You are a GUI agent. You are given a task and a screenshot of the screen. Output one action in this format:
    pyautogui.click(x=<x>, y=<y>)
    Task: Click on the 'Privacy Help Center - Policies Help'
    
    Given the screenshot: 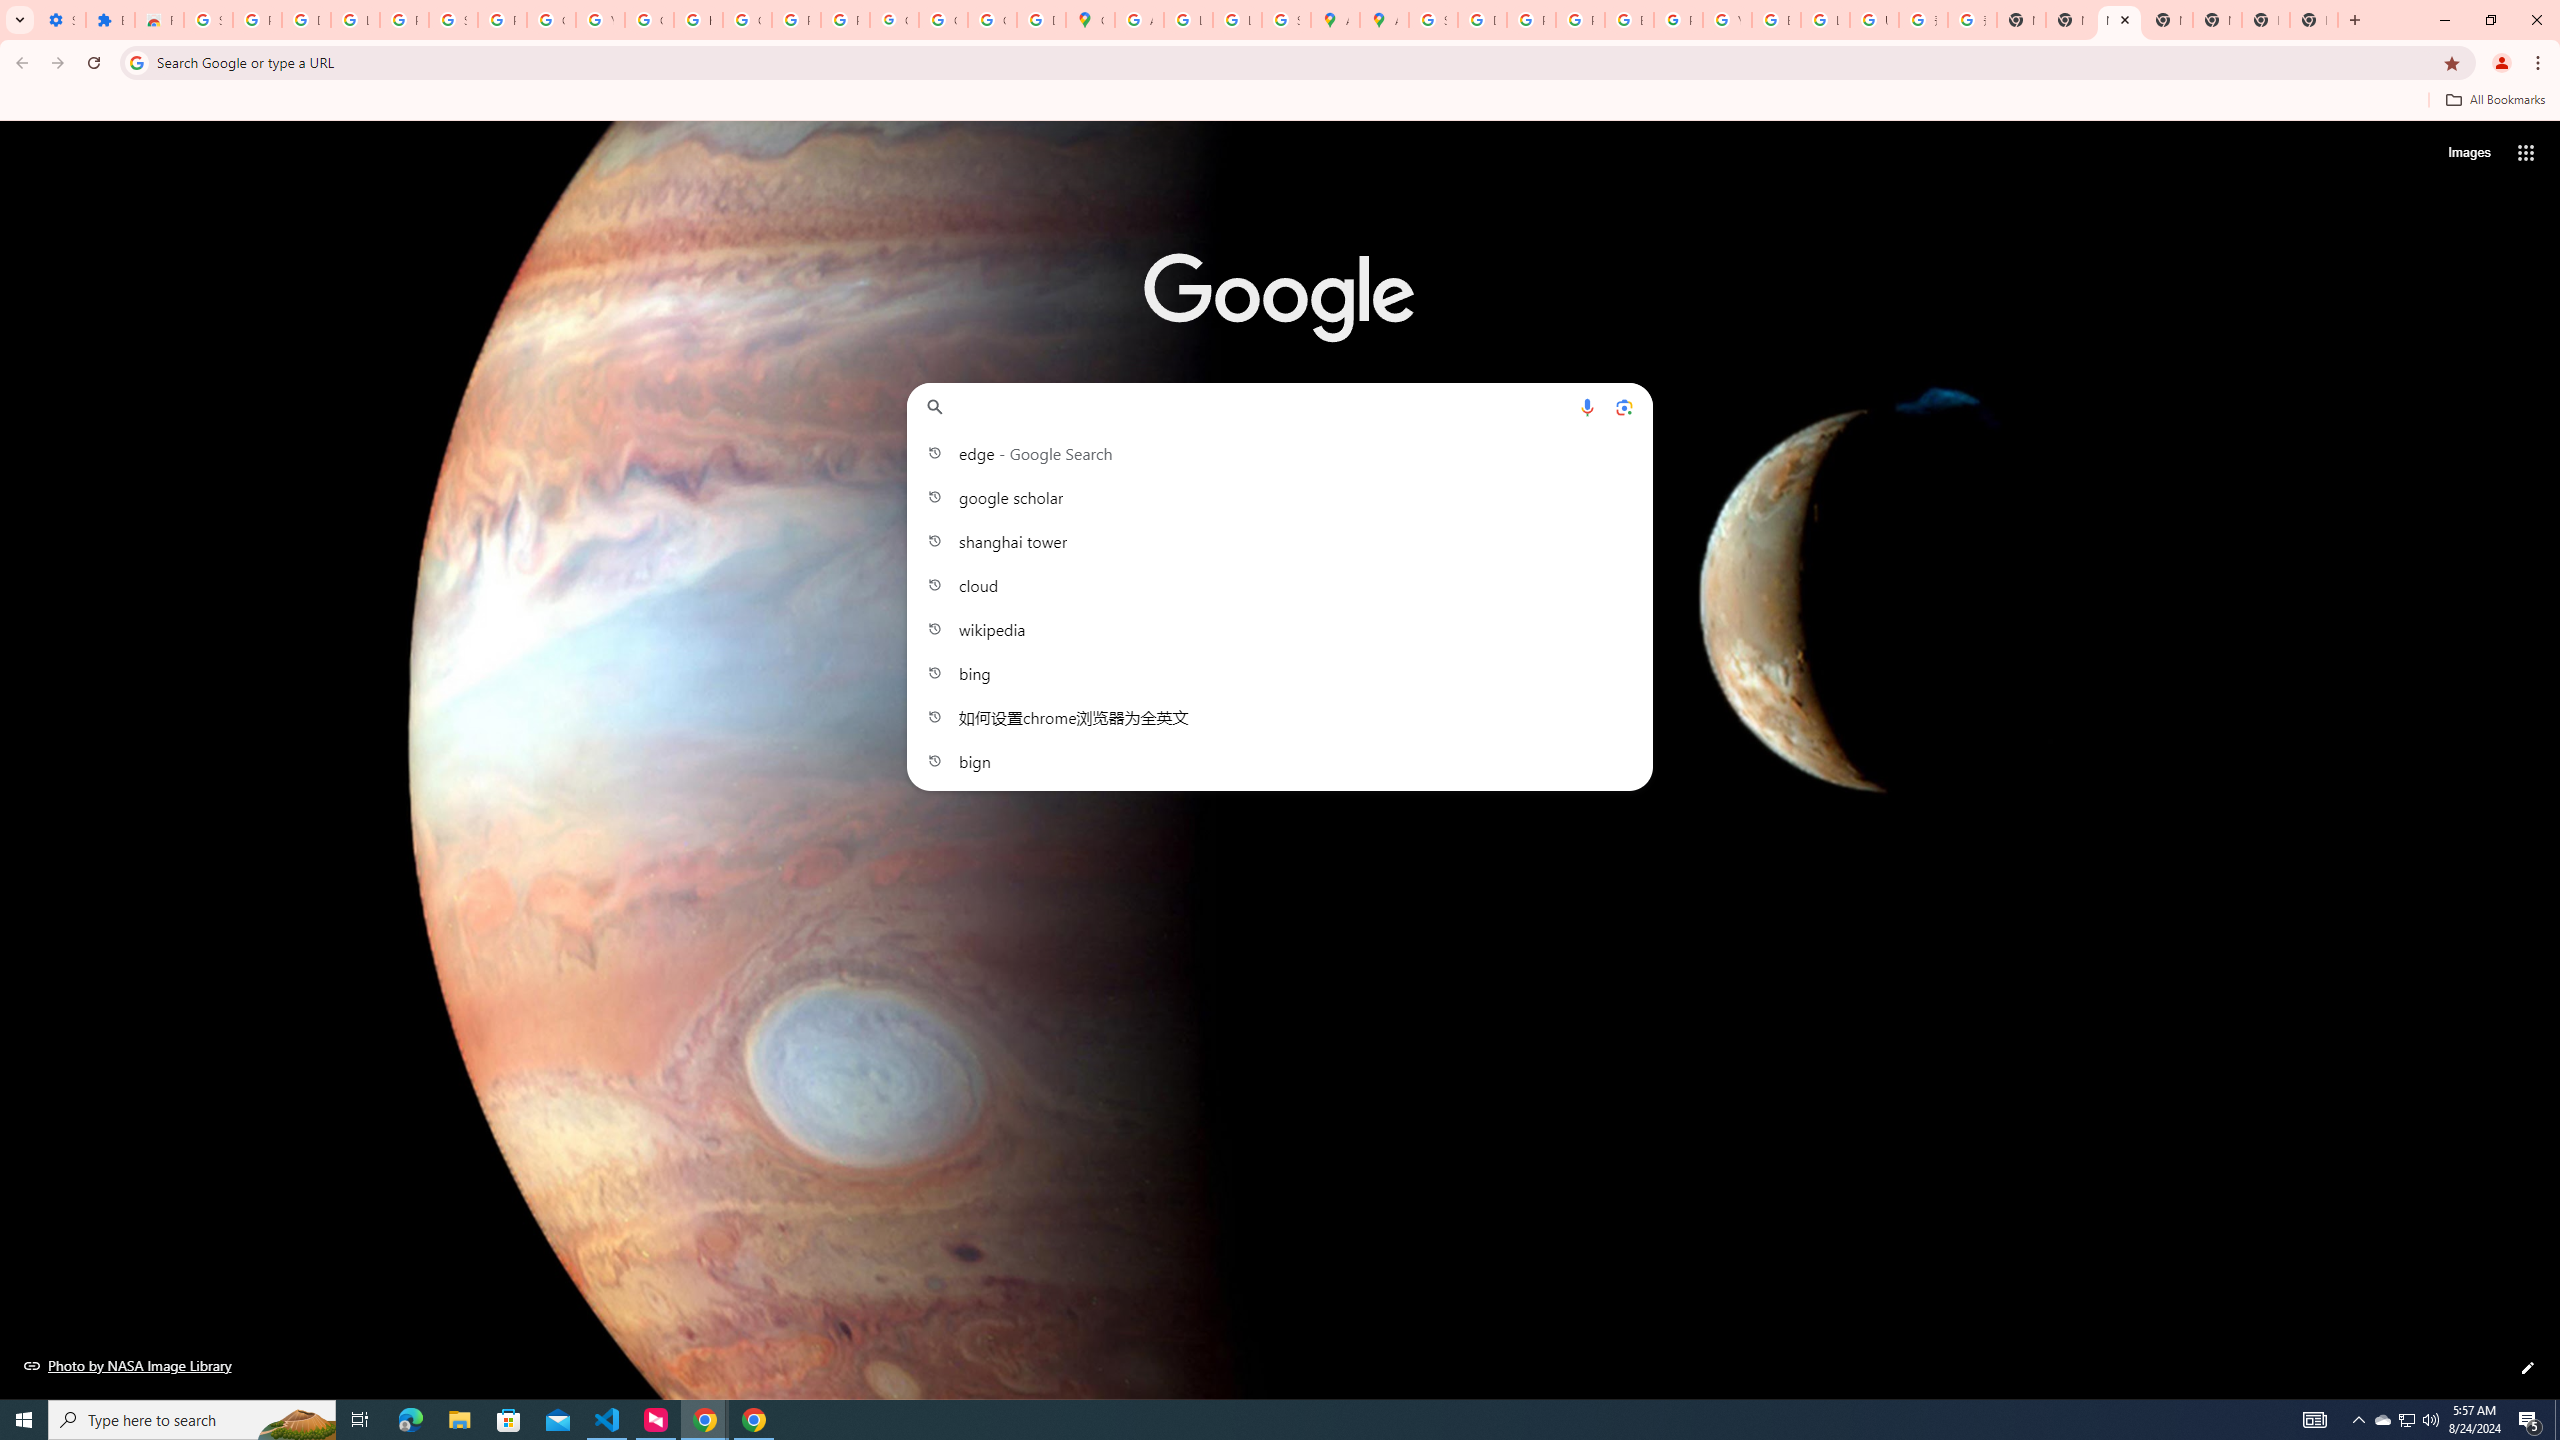 What is the action you would take?
    pyautogui.click(x=1578, y=19)
    